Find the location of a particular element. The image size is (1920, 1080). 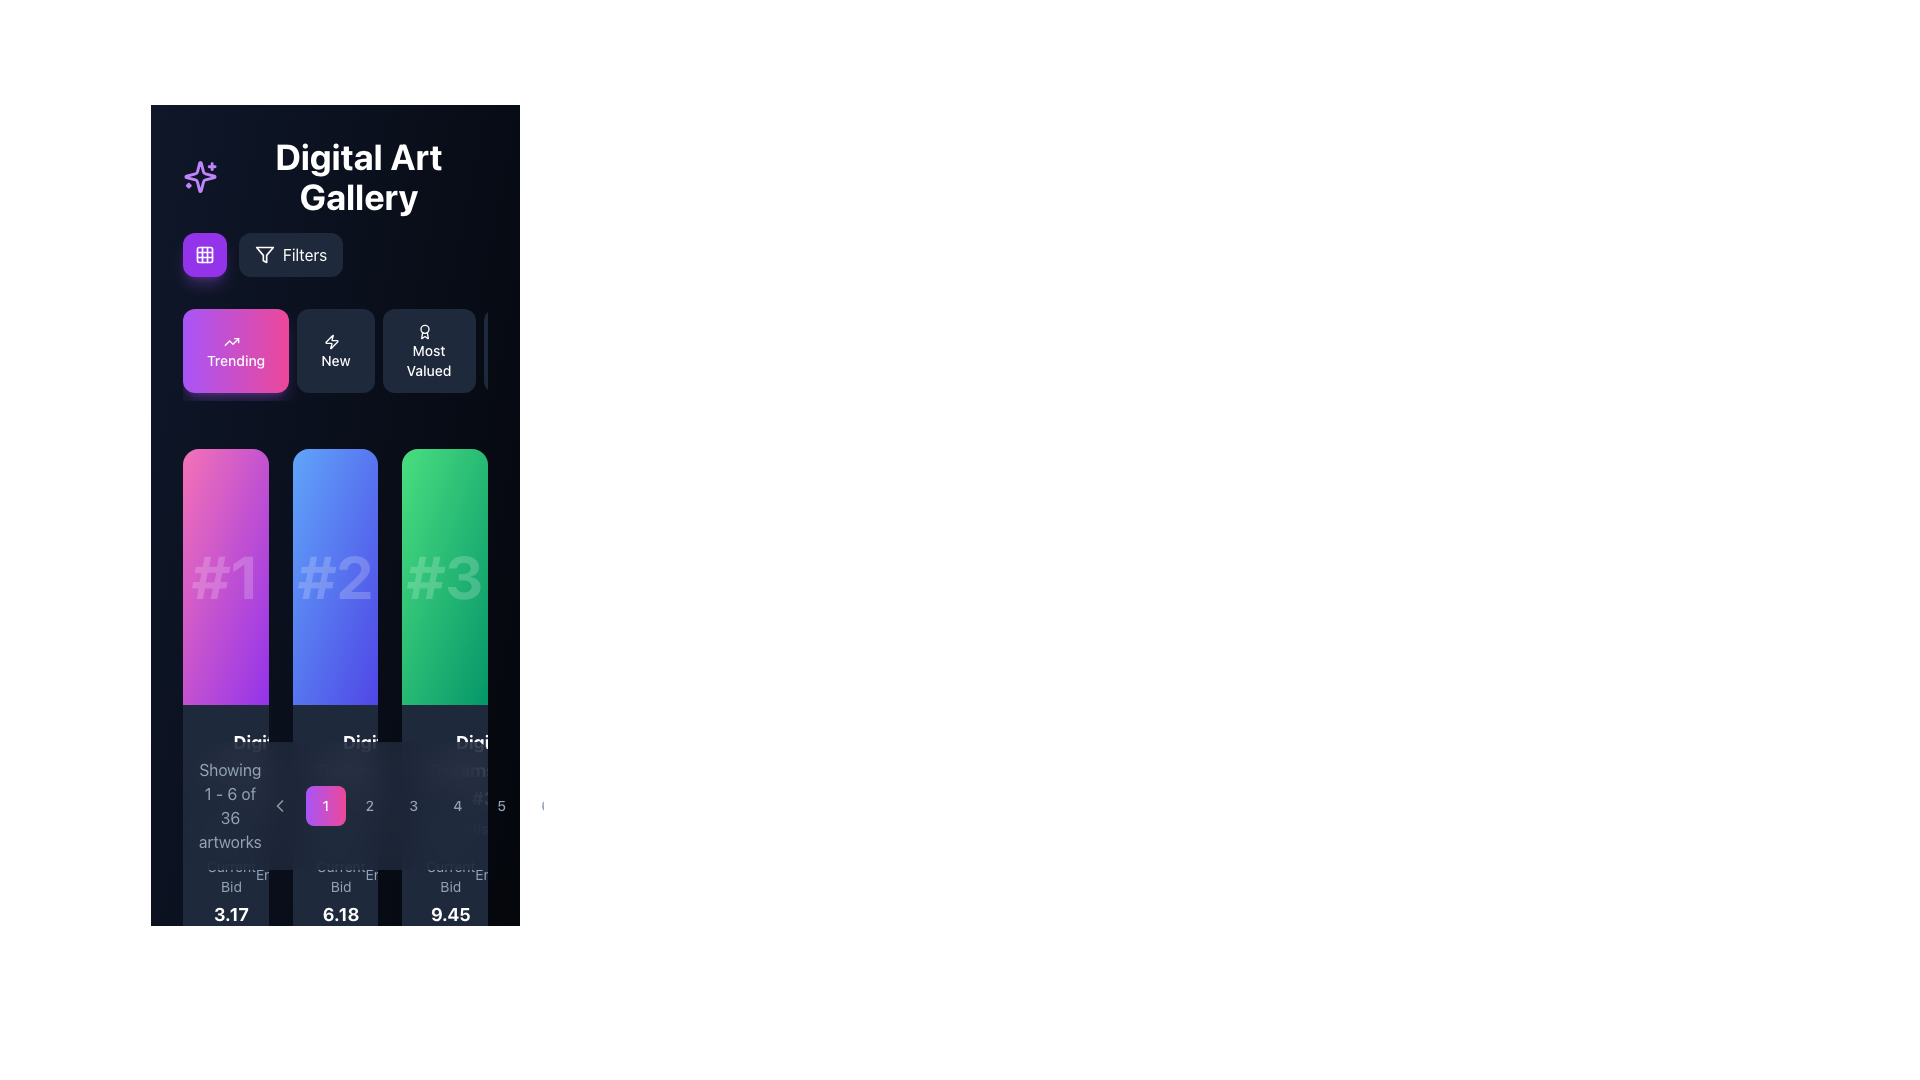

the second pagination button is located at coordinates (369, 805).